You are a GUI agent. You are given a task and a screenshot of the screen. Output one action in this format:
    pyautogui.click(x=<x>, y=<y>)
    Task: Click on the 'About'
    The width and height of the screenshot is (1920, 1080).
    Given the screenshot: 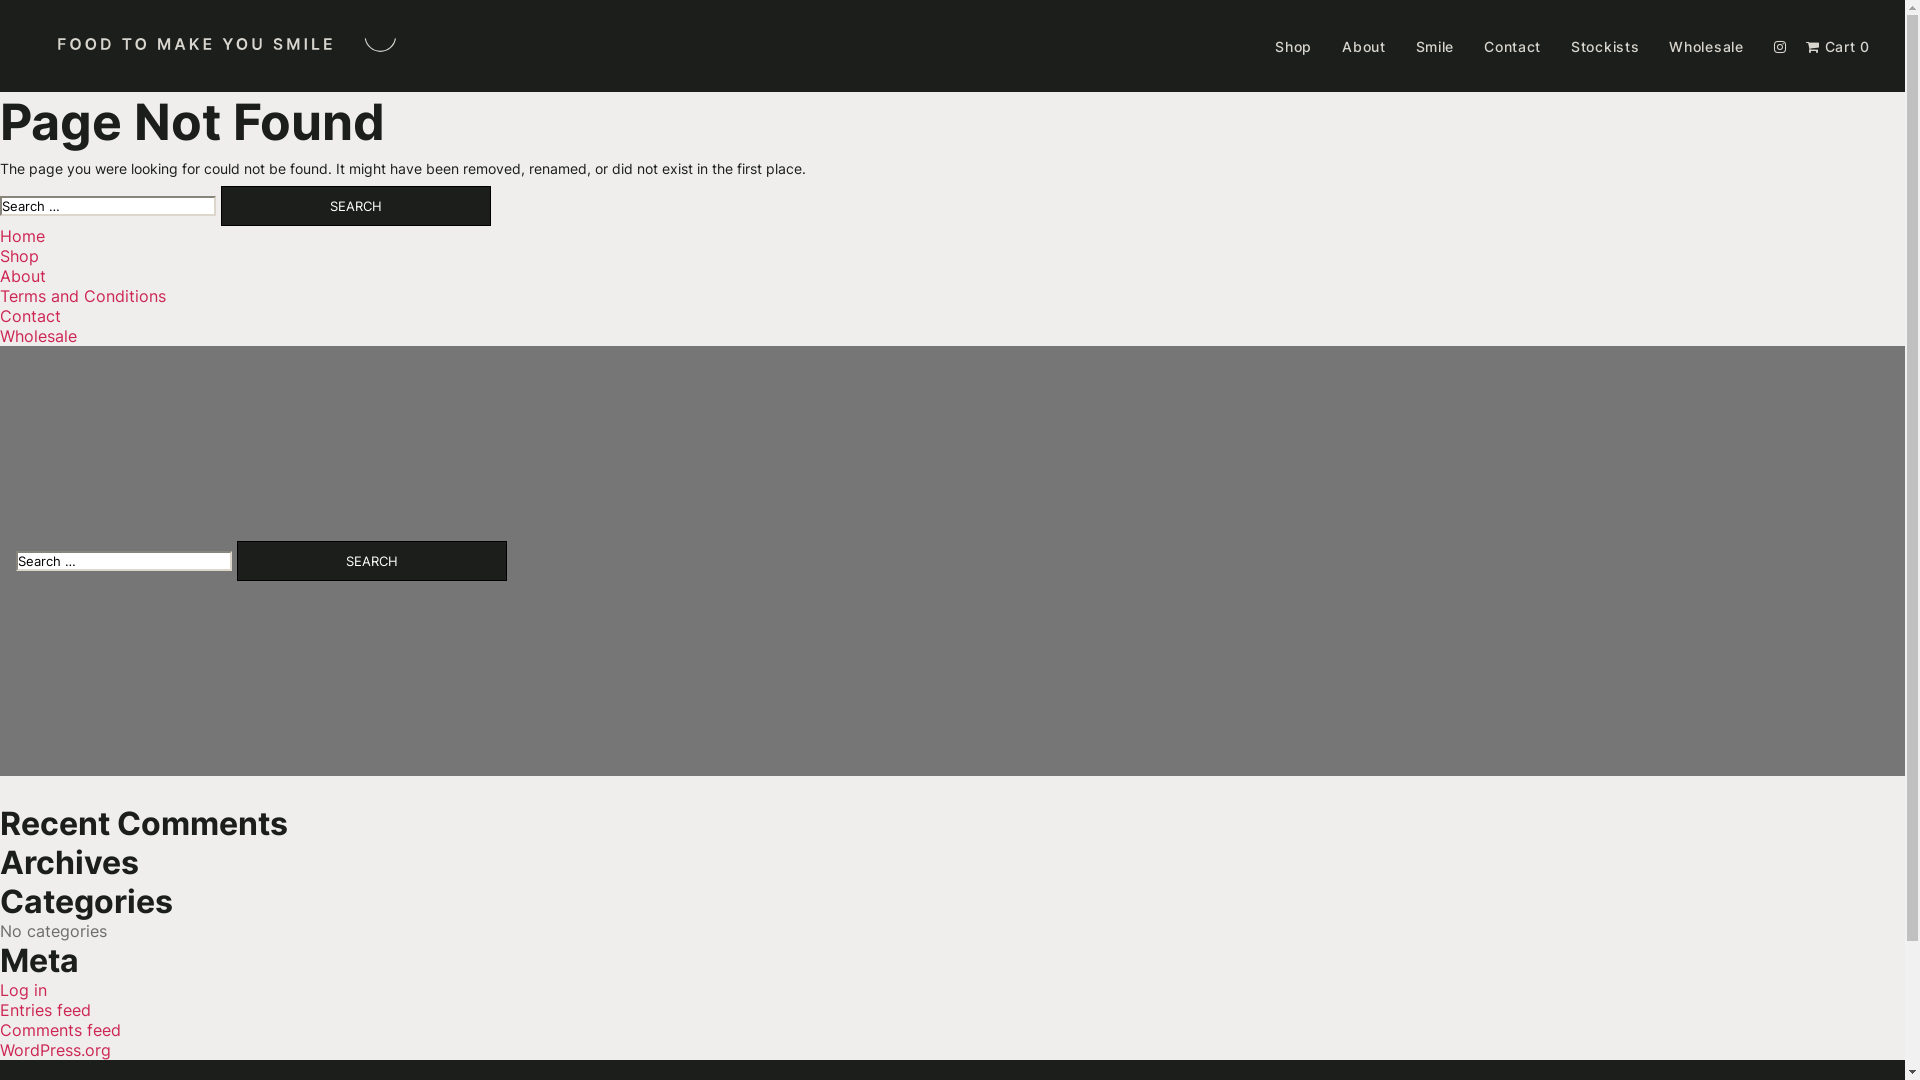 What is the action you would take?
    pyautogui.click(x=23, y=276)
    